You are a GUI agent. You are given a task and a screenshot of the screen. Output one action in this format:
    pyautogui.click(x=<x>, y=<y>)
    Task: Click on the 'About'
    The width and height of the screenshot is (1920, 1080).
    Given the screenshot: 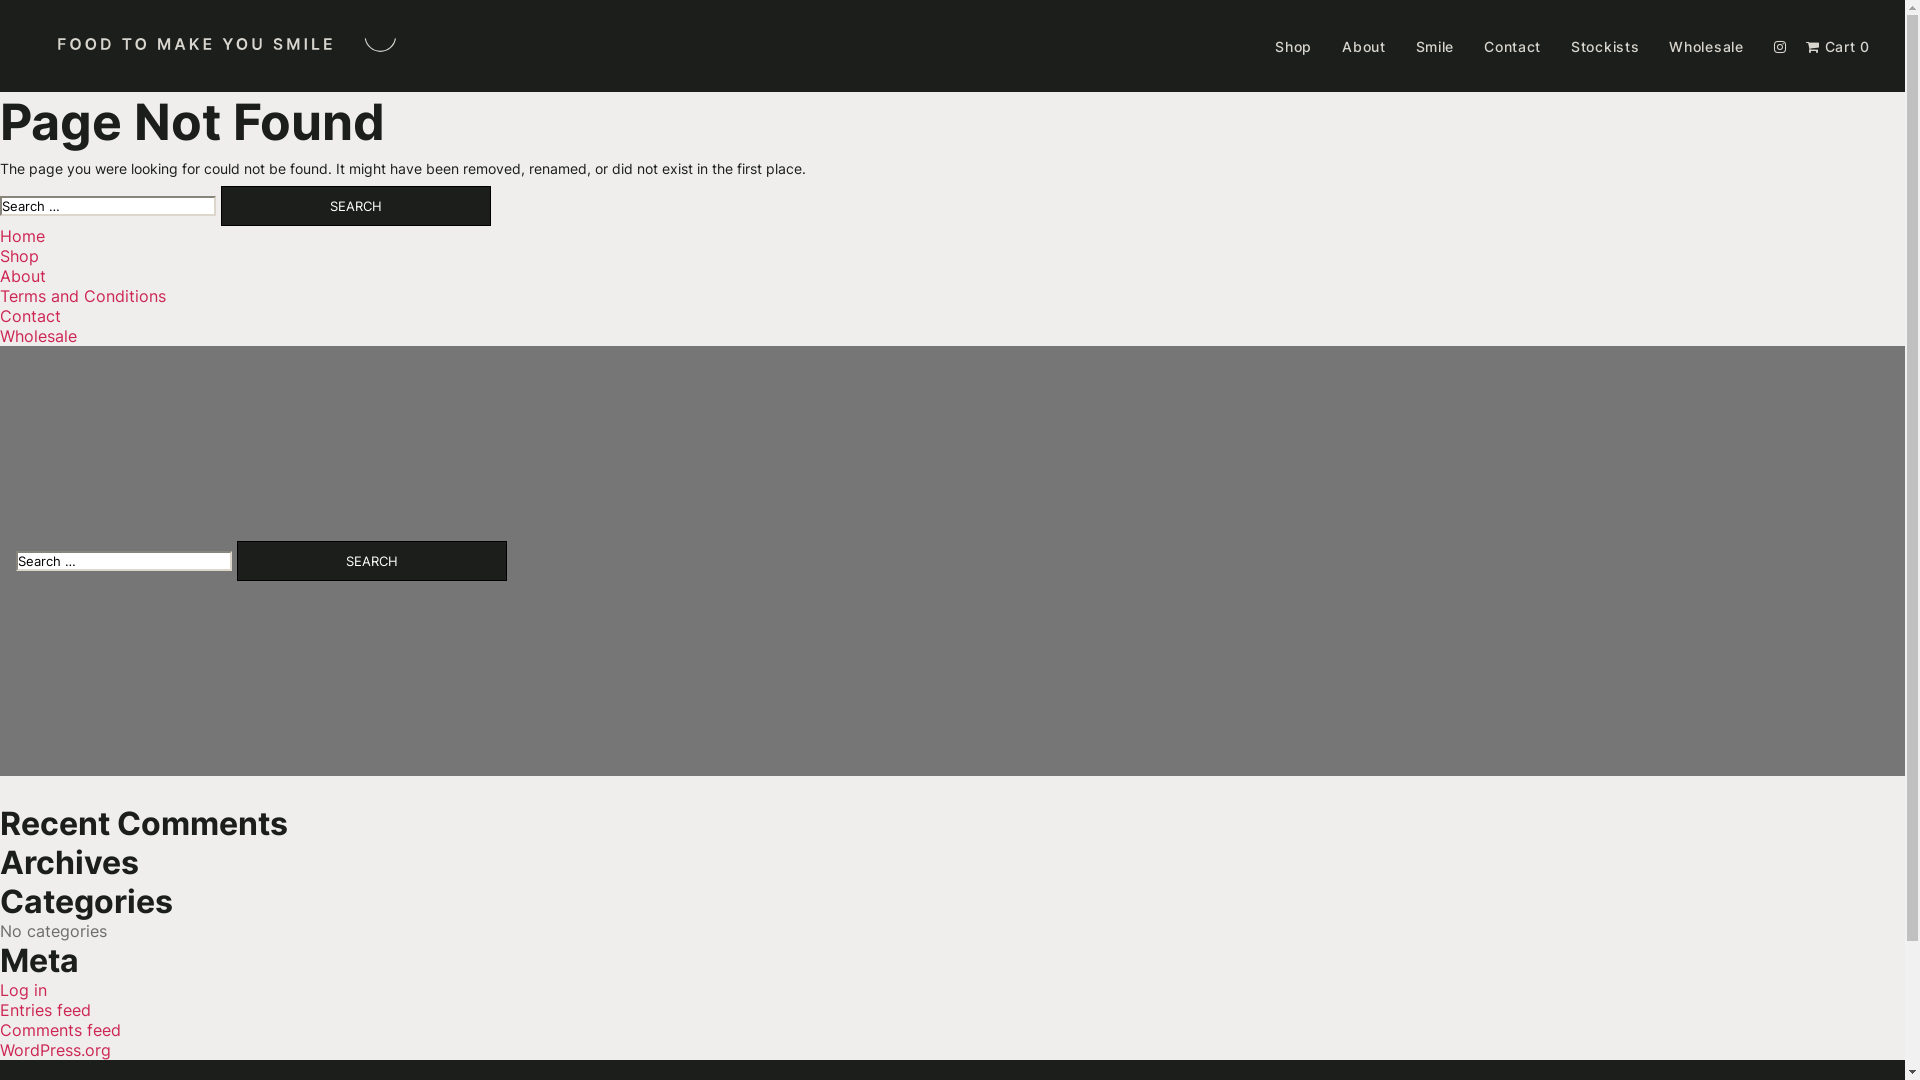 What is the action you would take?
    pyautogui.click(x=23, y=276)
    